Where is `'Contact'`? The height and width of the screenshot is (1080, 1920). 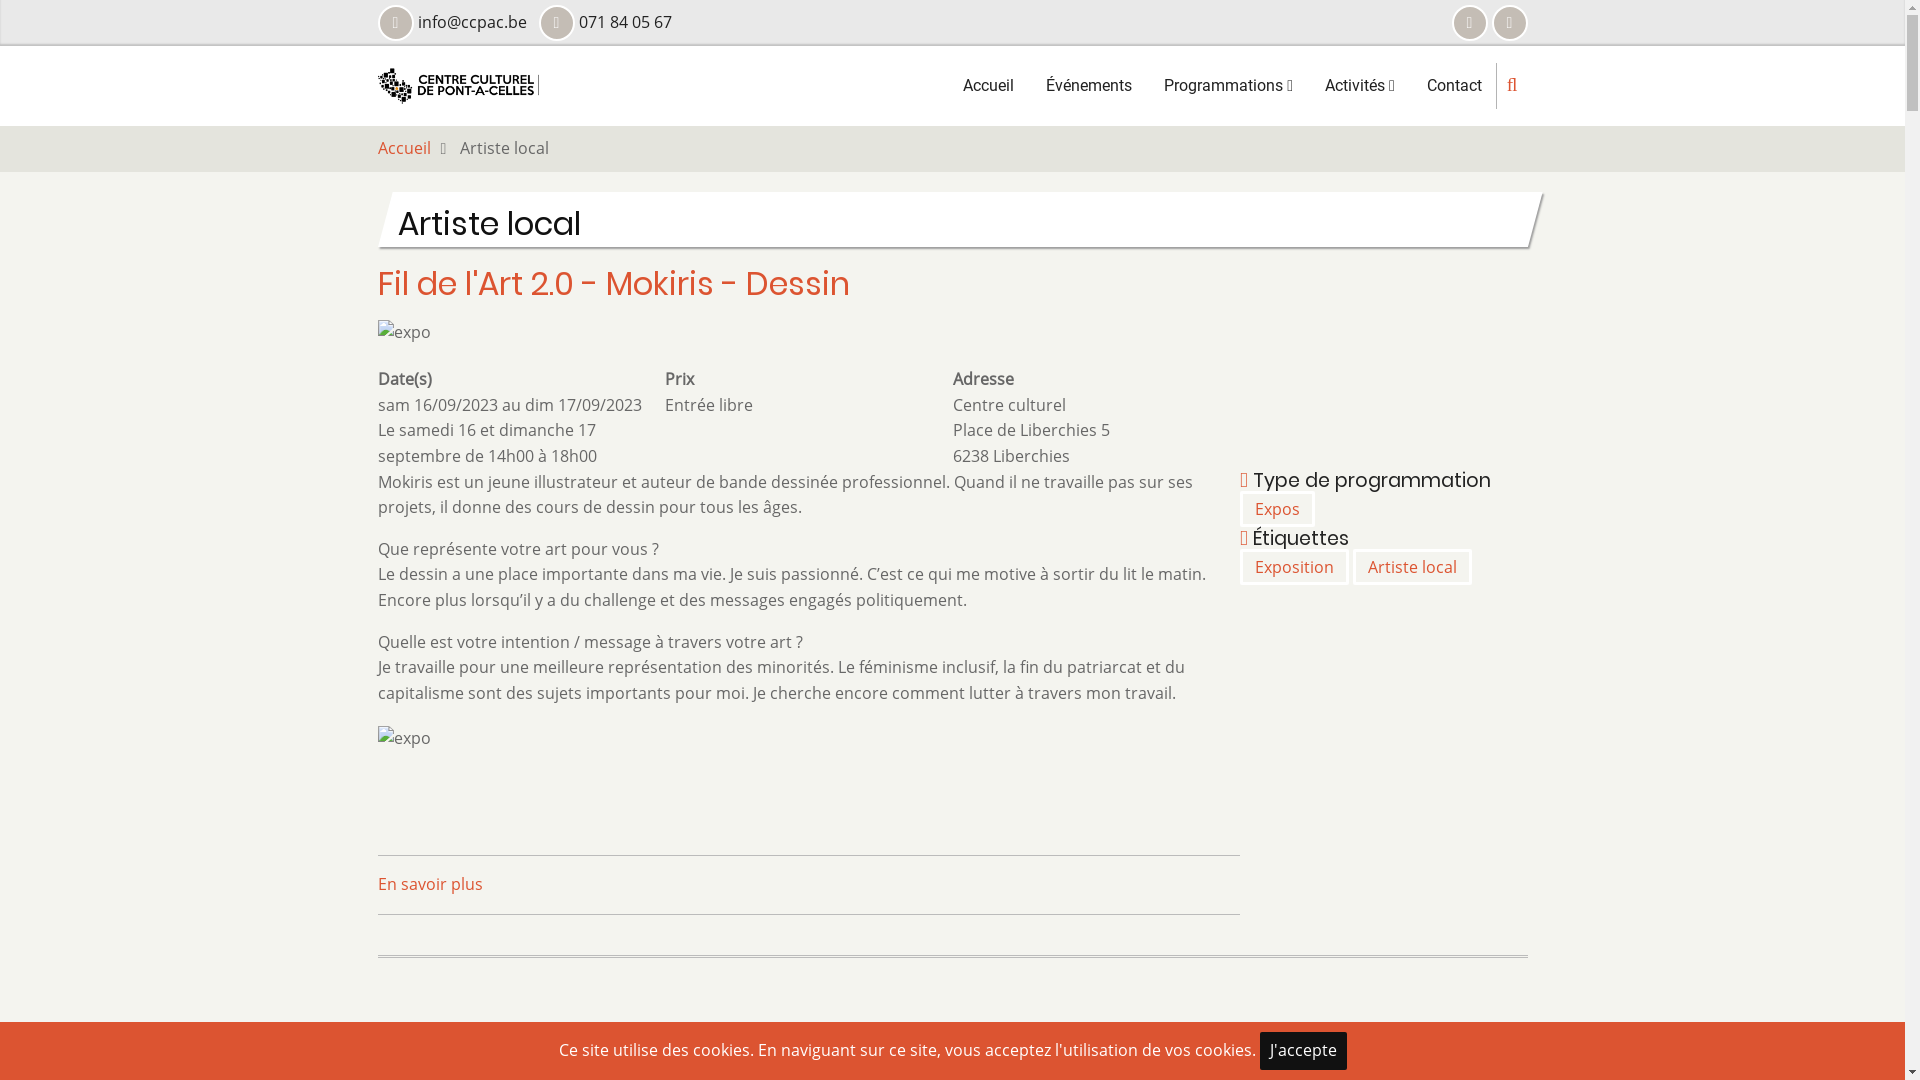 'Contact' is located at coordinates (1454, 84).